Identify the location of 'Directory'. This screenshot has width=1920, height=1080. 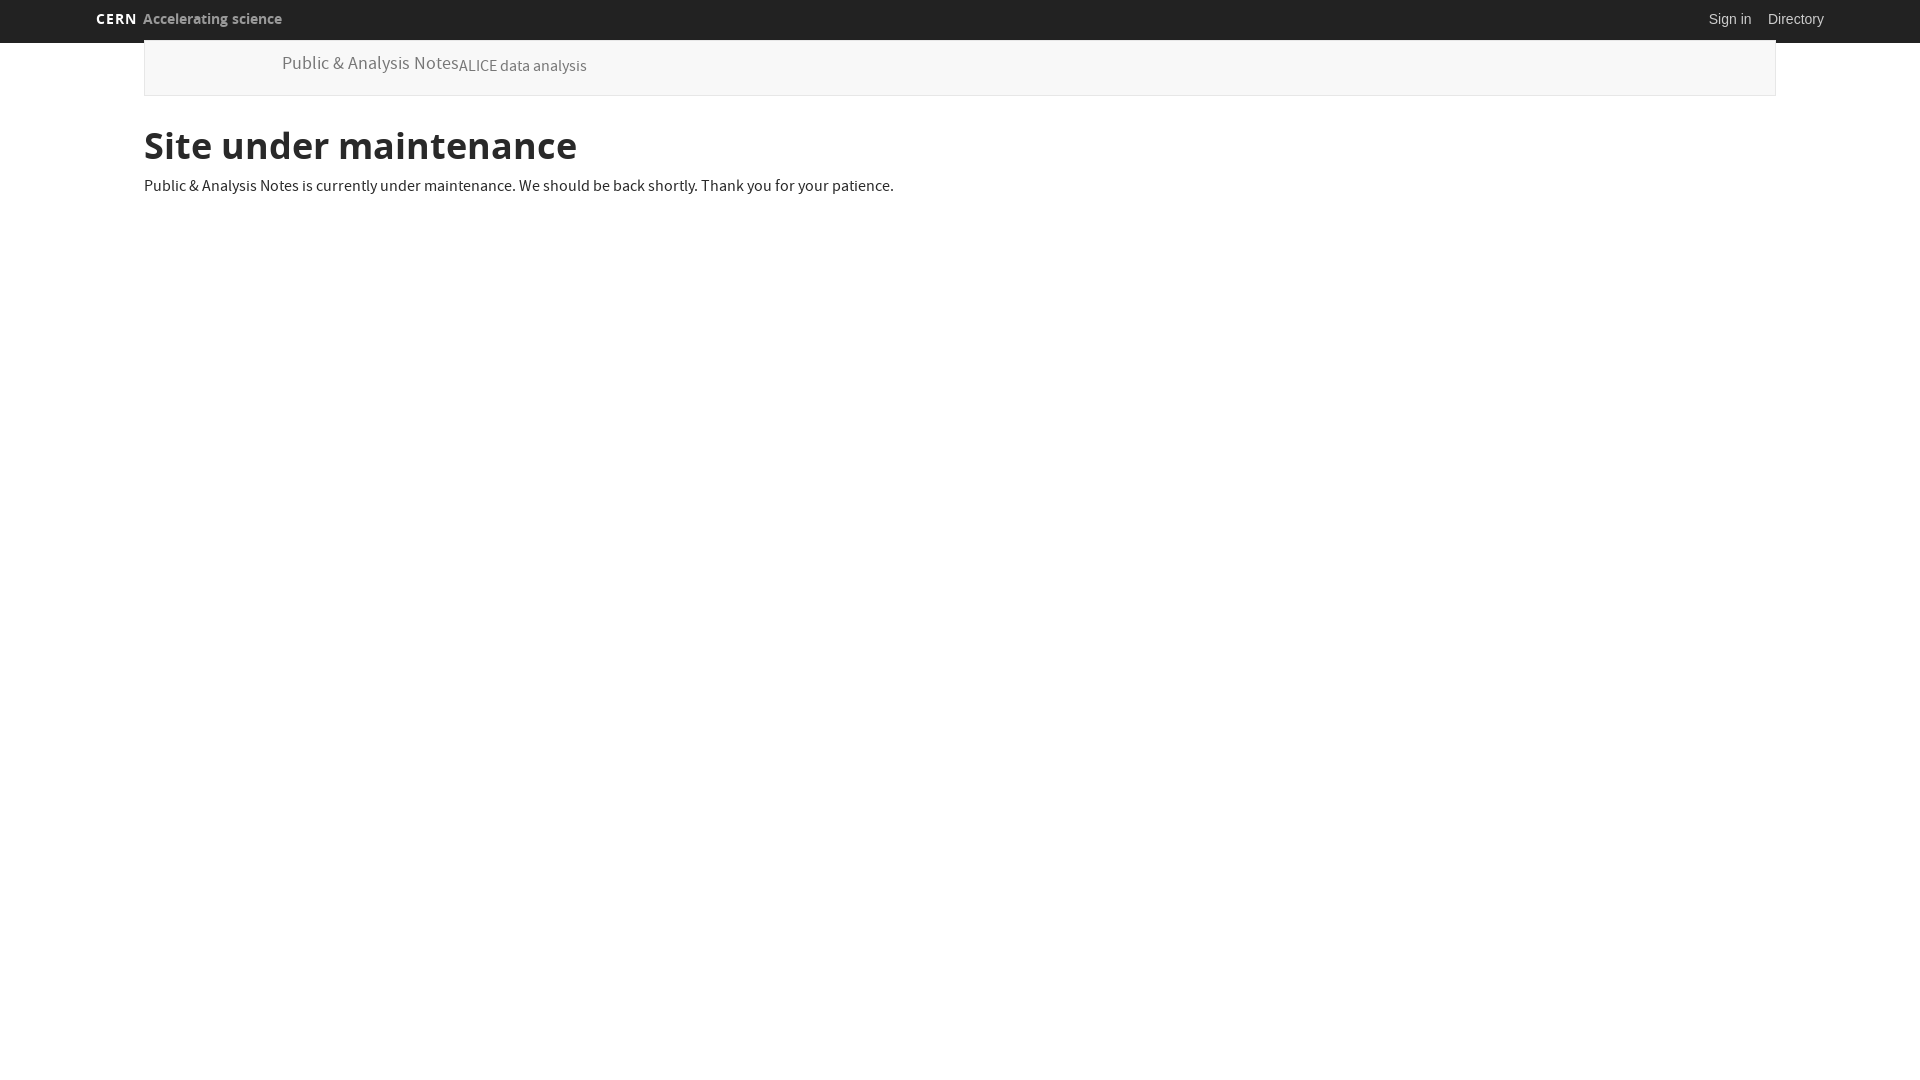
(1795, 19).